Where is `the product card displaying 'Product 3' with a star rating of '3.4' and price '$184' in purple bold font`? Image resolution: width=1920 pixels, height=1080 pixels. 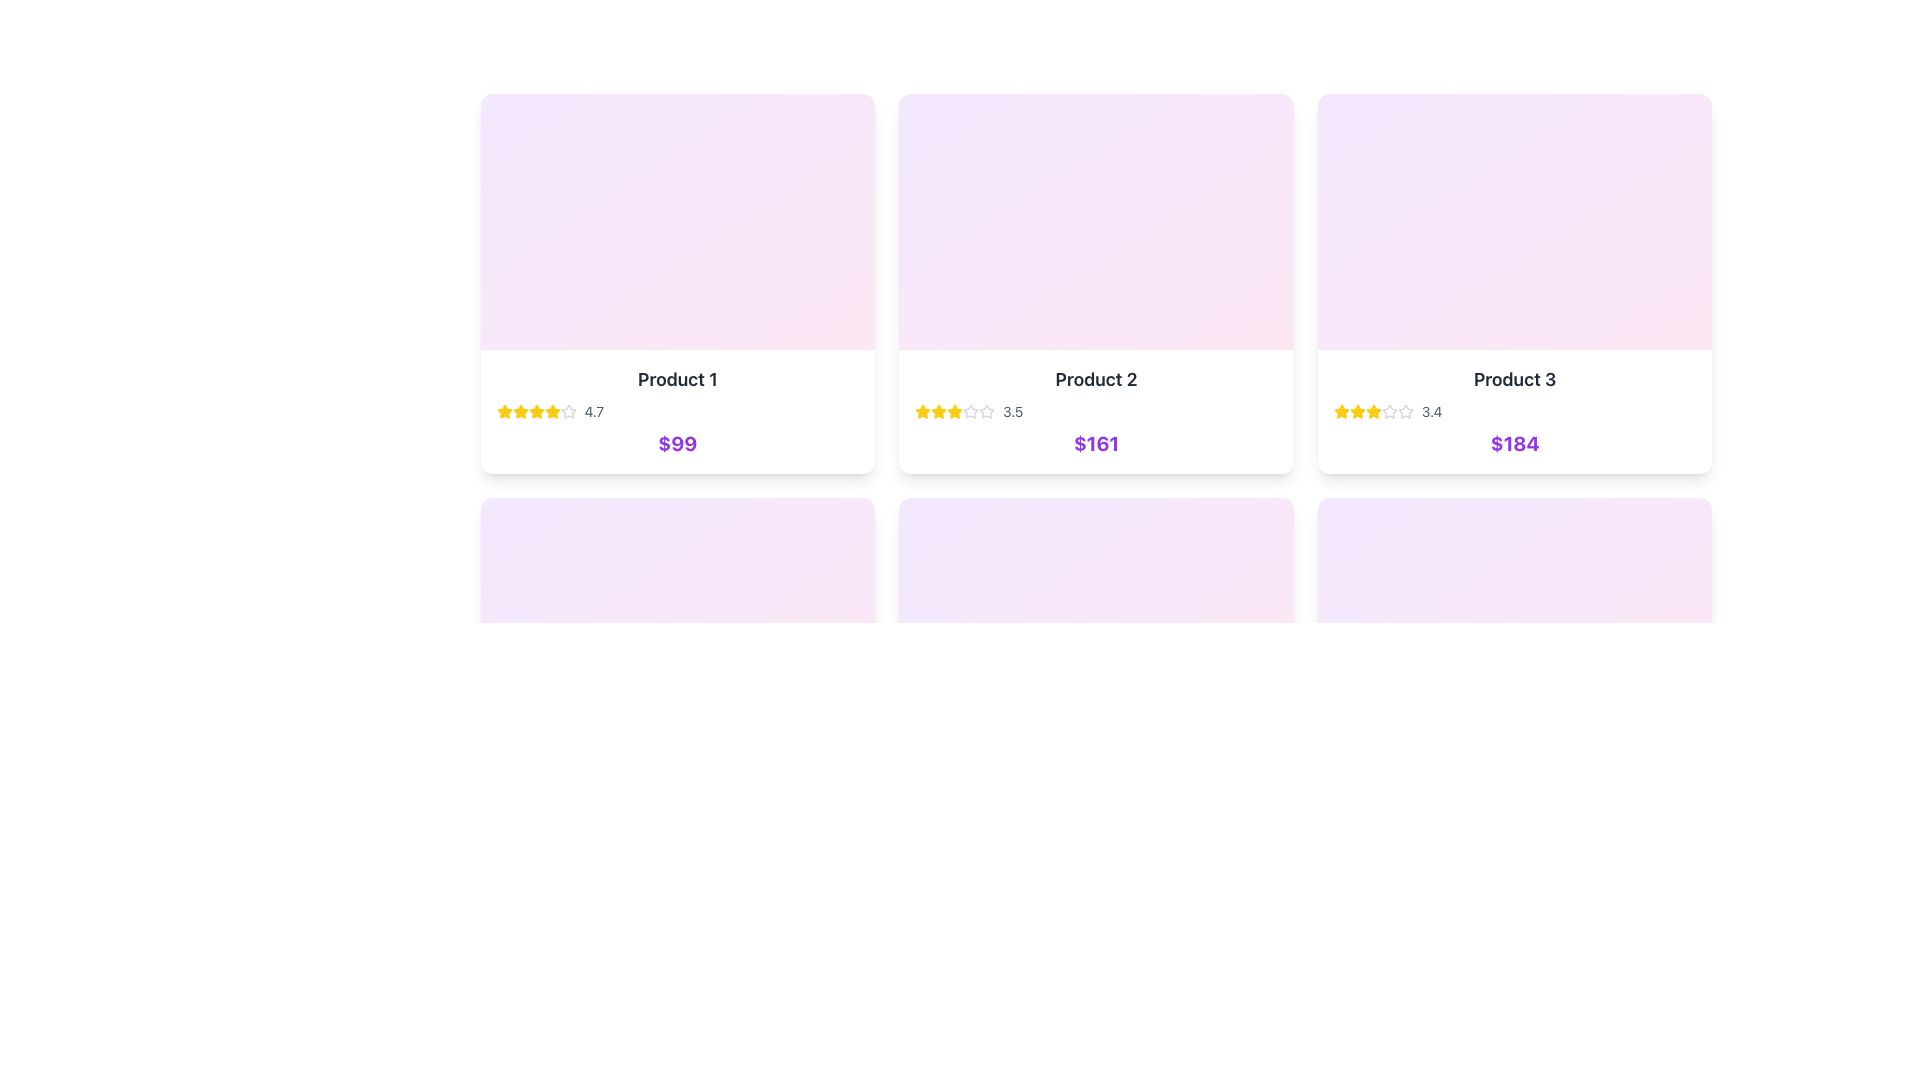 the product card displaying 'Product 3' with a star rating of '3.4' and price '$184' in purple bold font is located at coordinates (1515, 411).